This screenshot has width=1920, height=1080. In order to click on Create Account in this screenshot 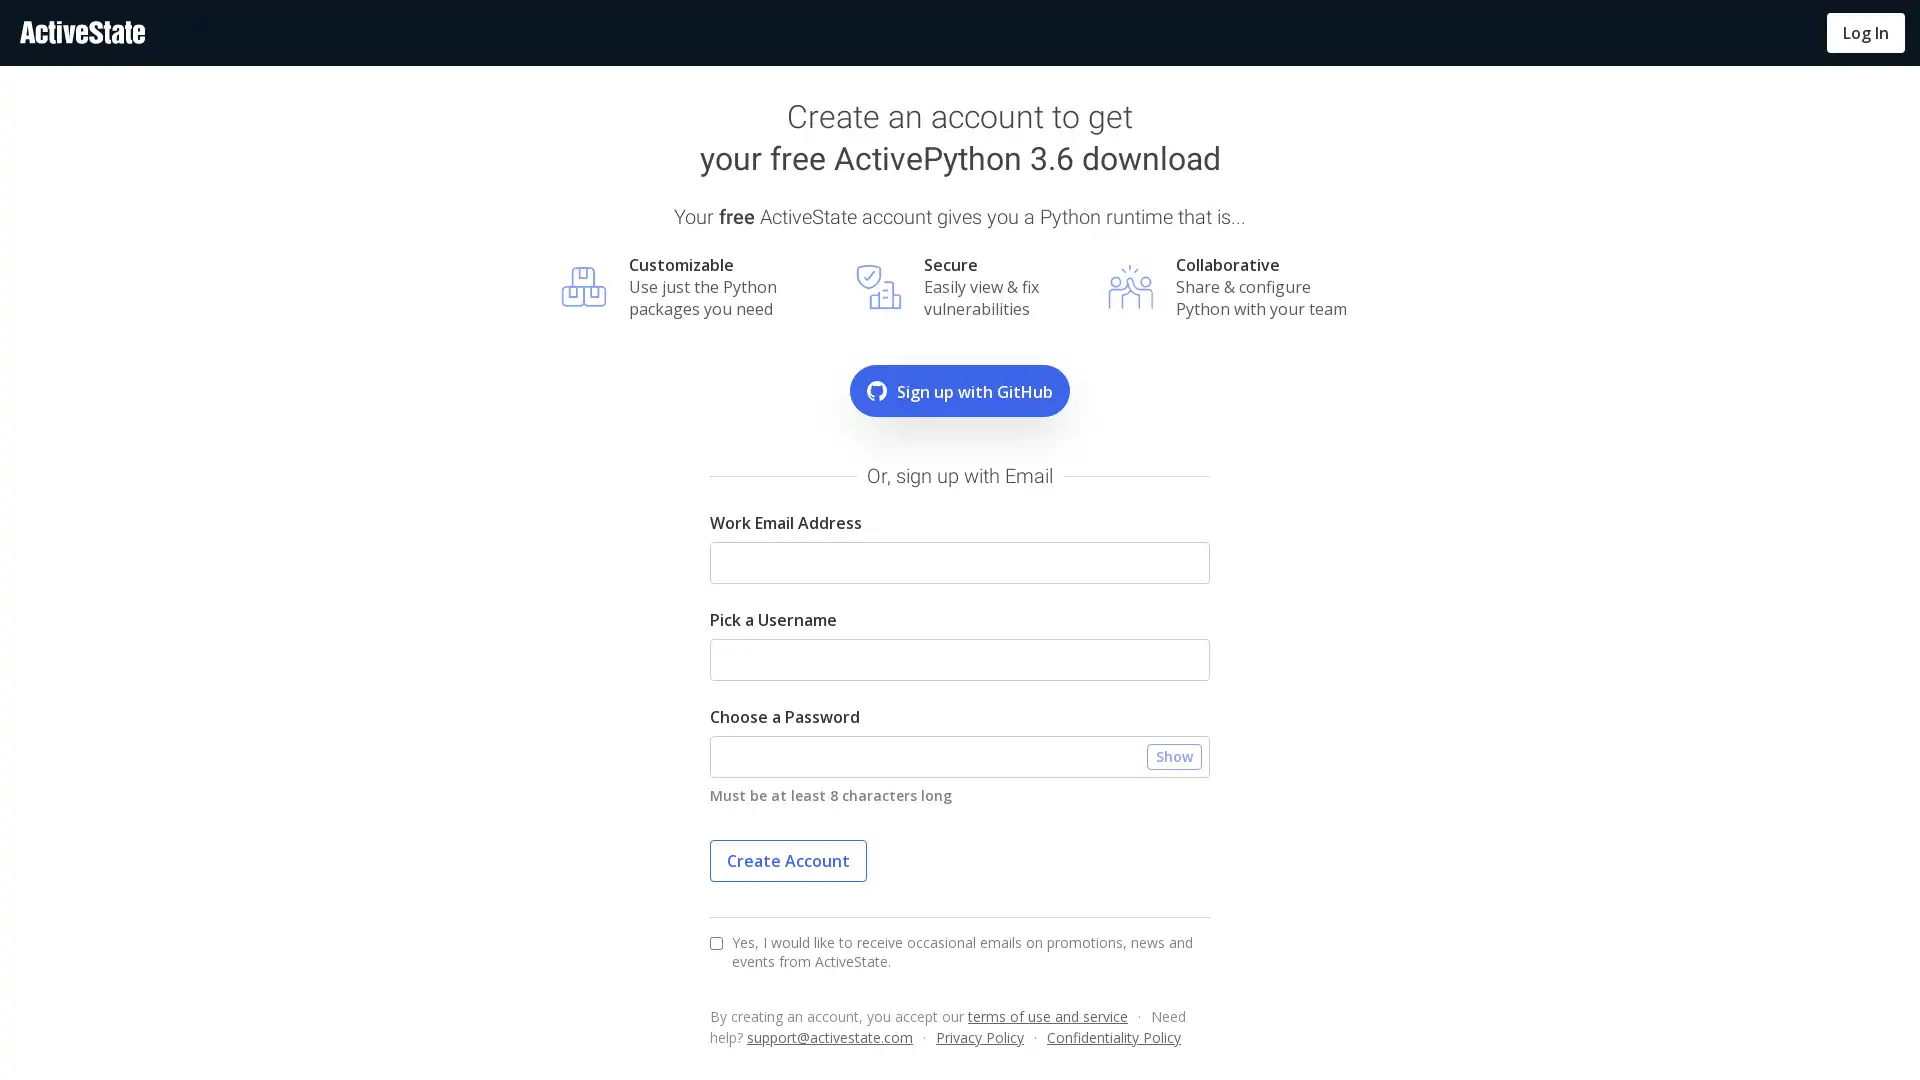, I will do `click(787, 859)`.